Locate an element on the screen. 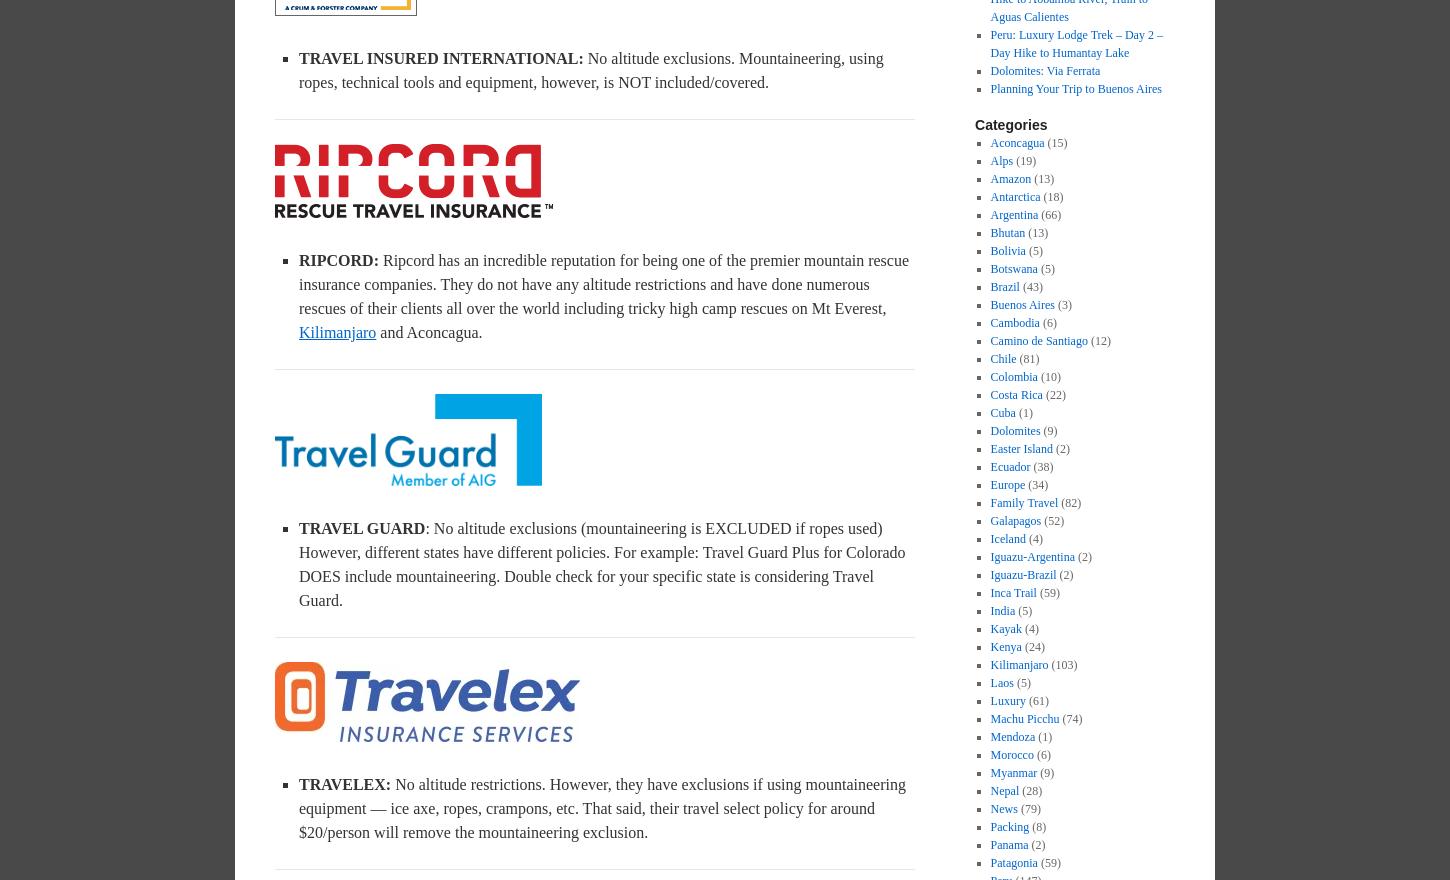  'Family Travel' is located at coordinates (990, 503).